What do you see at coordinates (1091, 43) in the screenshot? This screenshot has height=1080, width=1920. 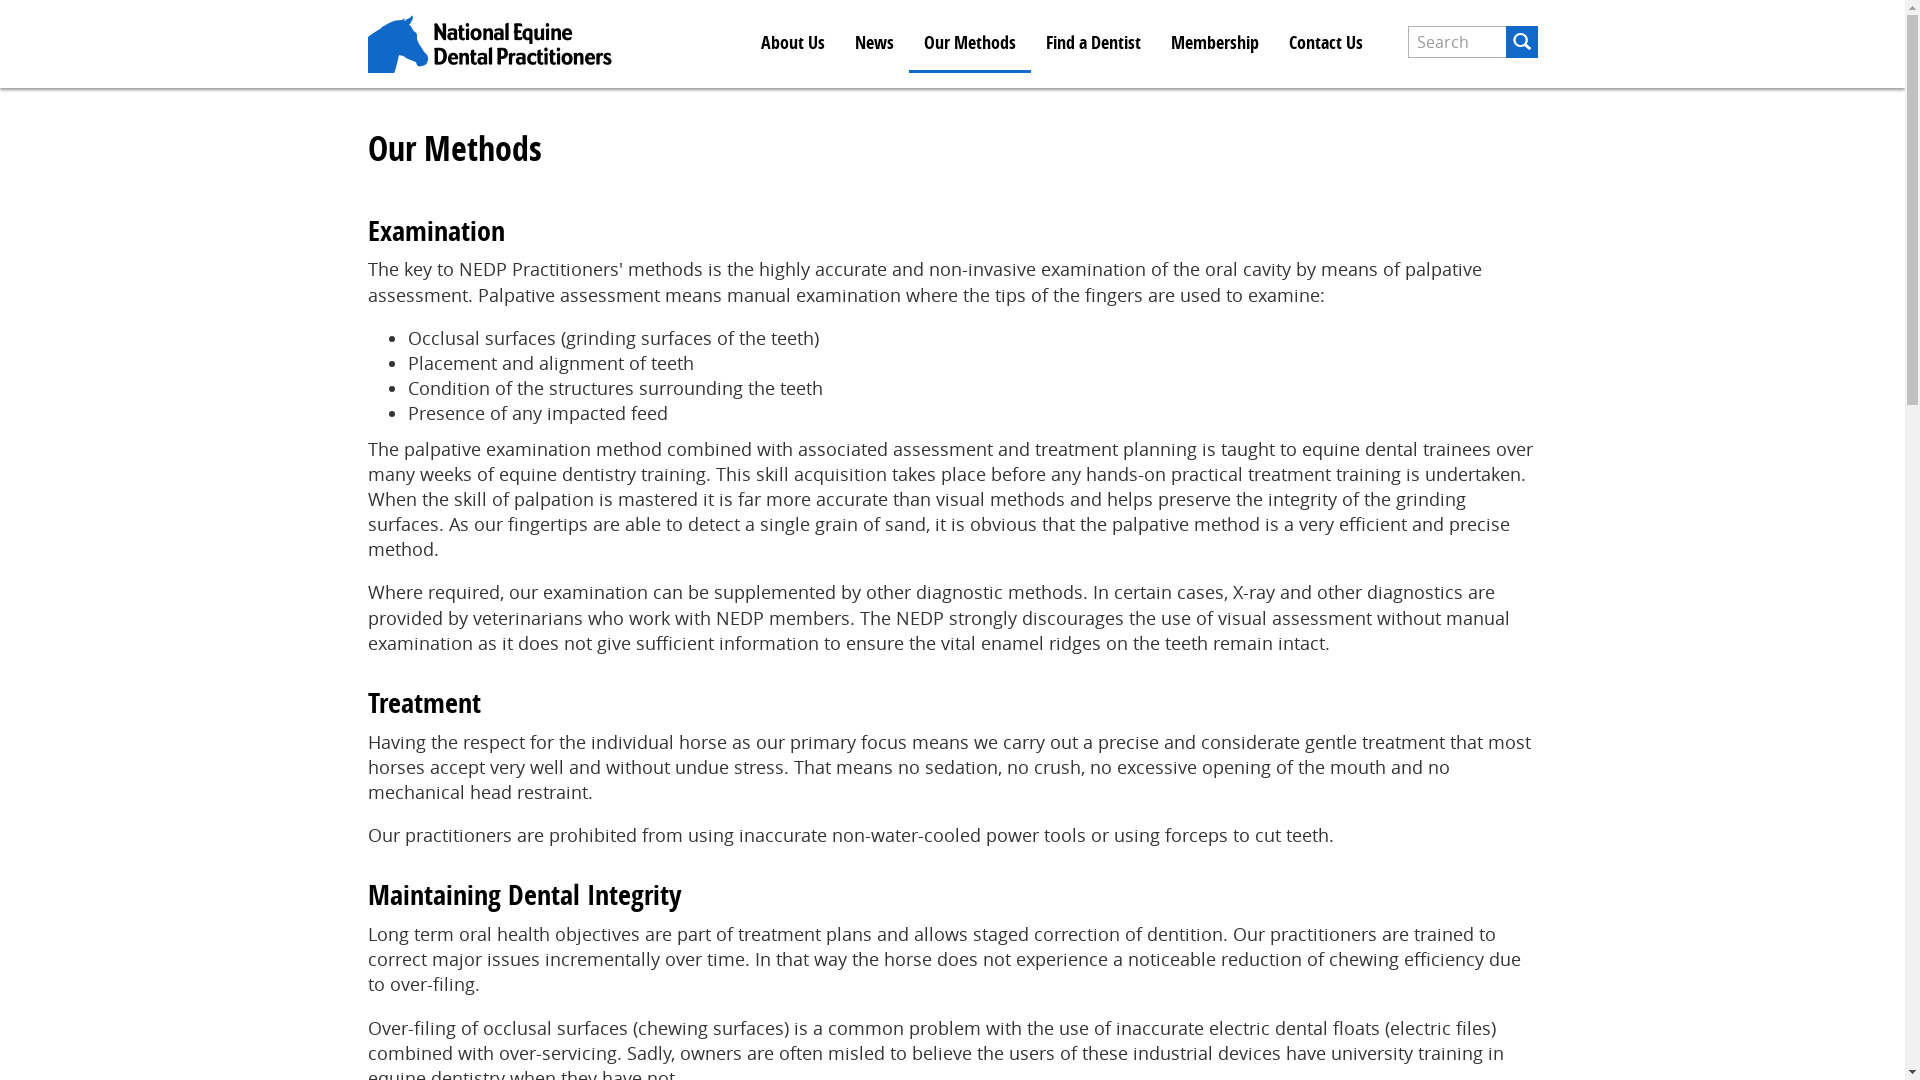 I see `'Find a Dentist'` at bounding box center [1091, 43].